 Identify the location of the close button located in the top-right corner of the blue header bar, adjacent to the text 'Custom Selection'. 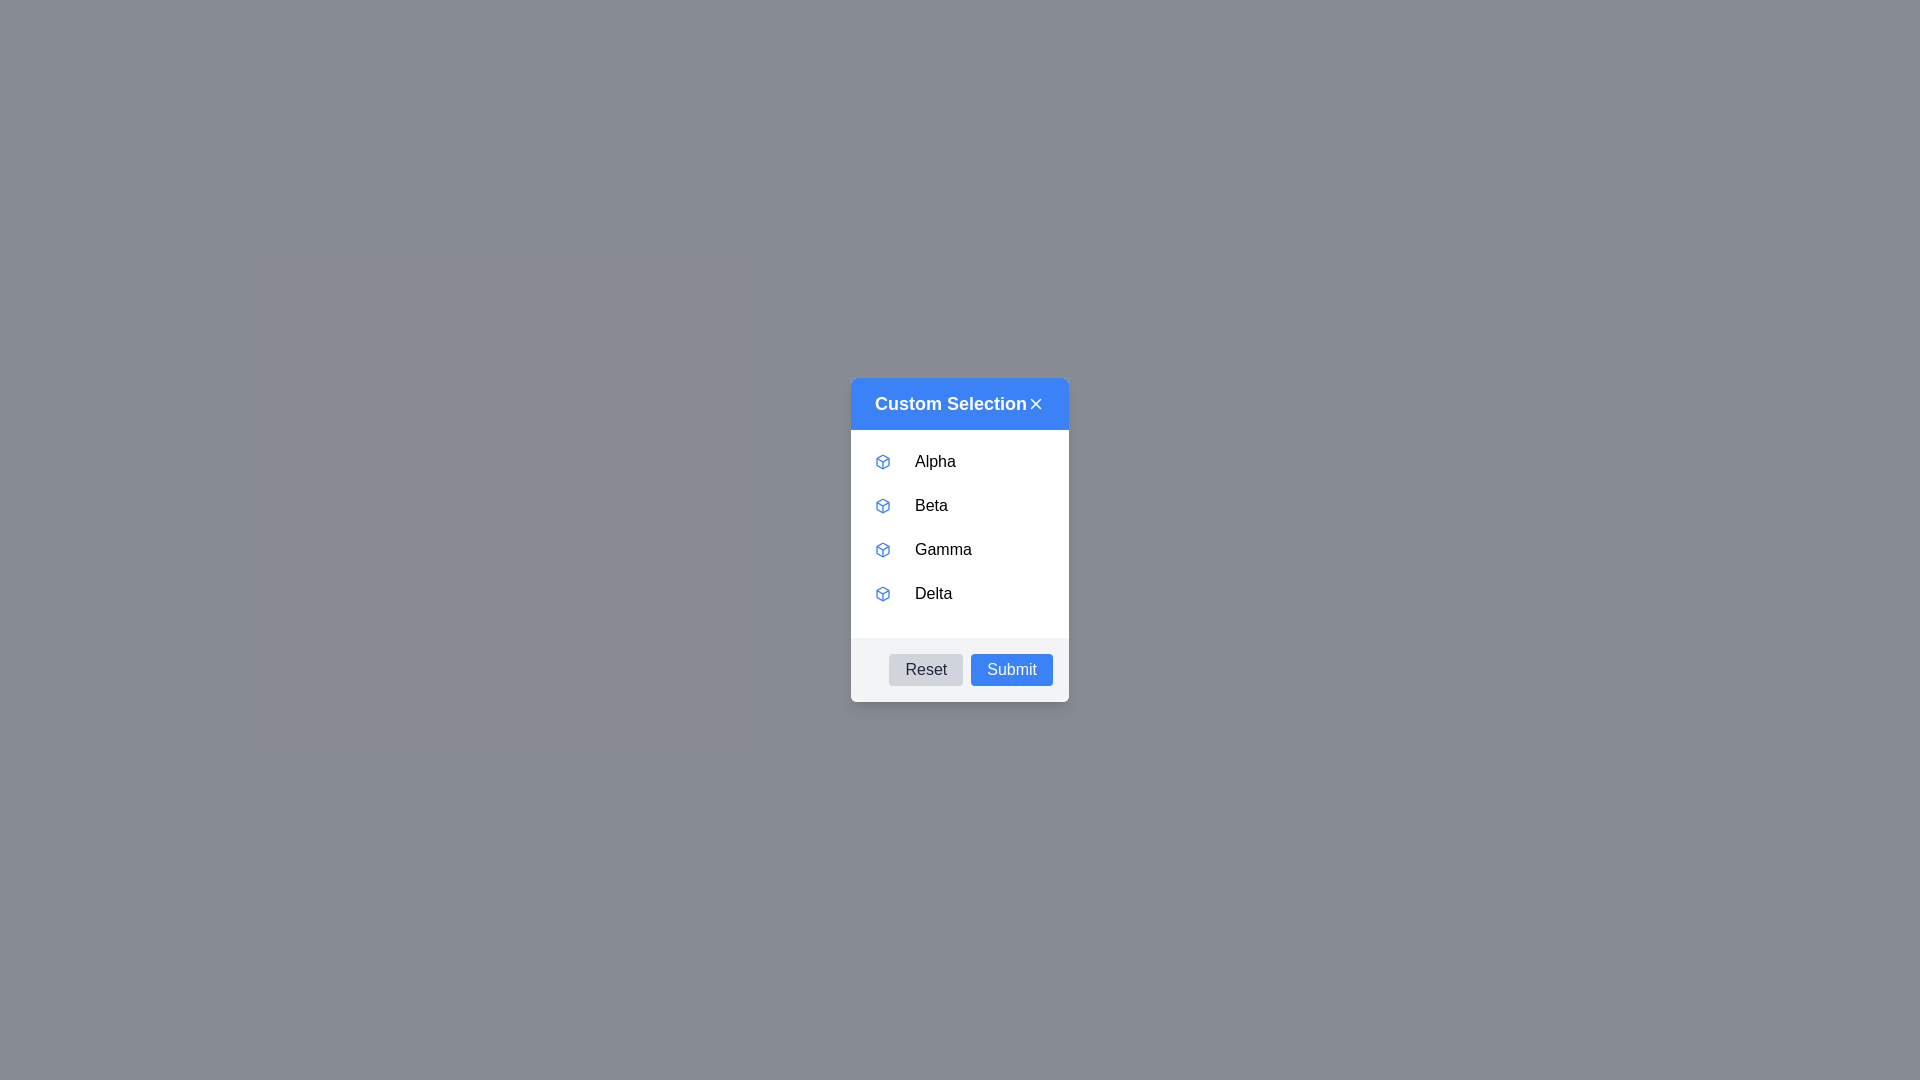
(1036, 404).